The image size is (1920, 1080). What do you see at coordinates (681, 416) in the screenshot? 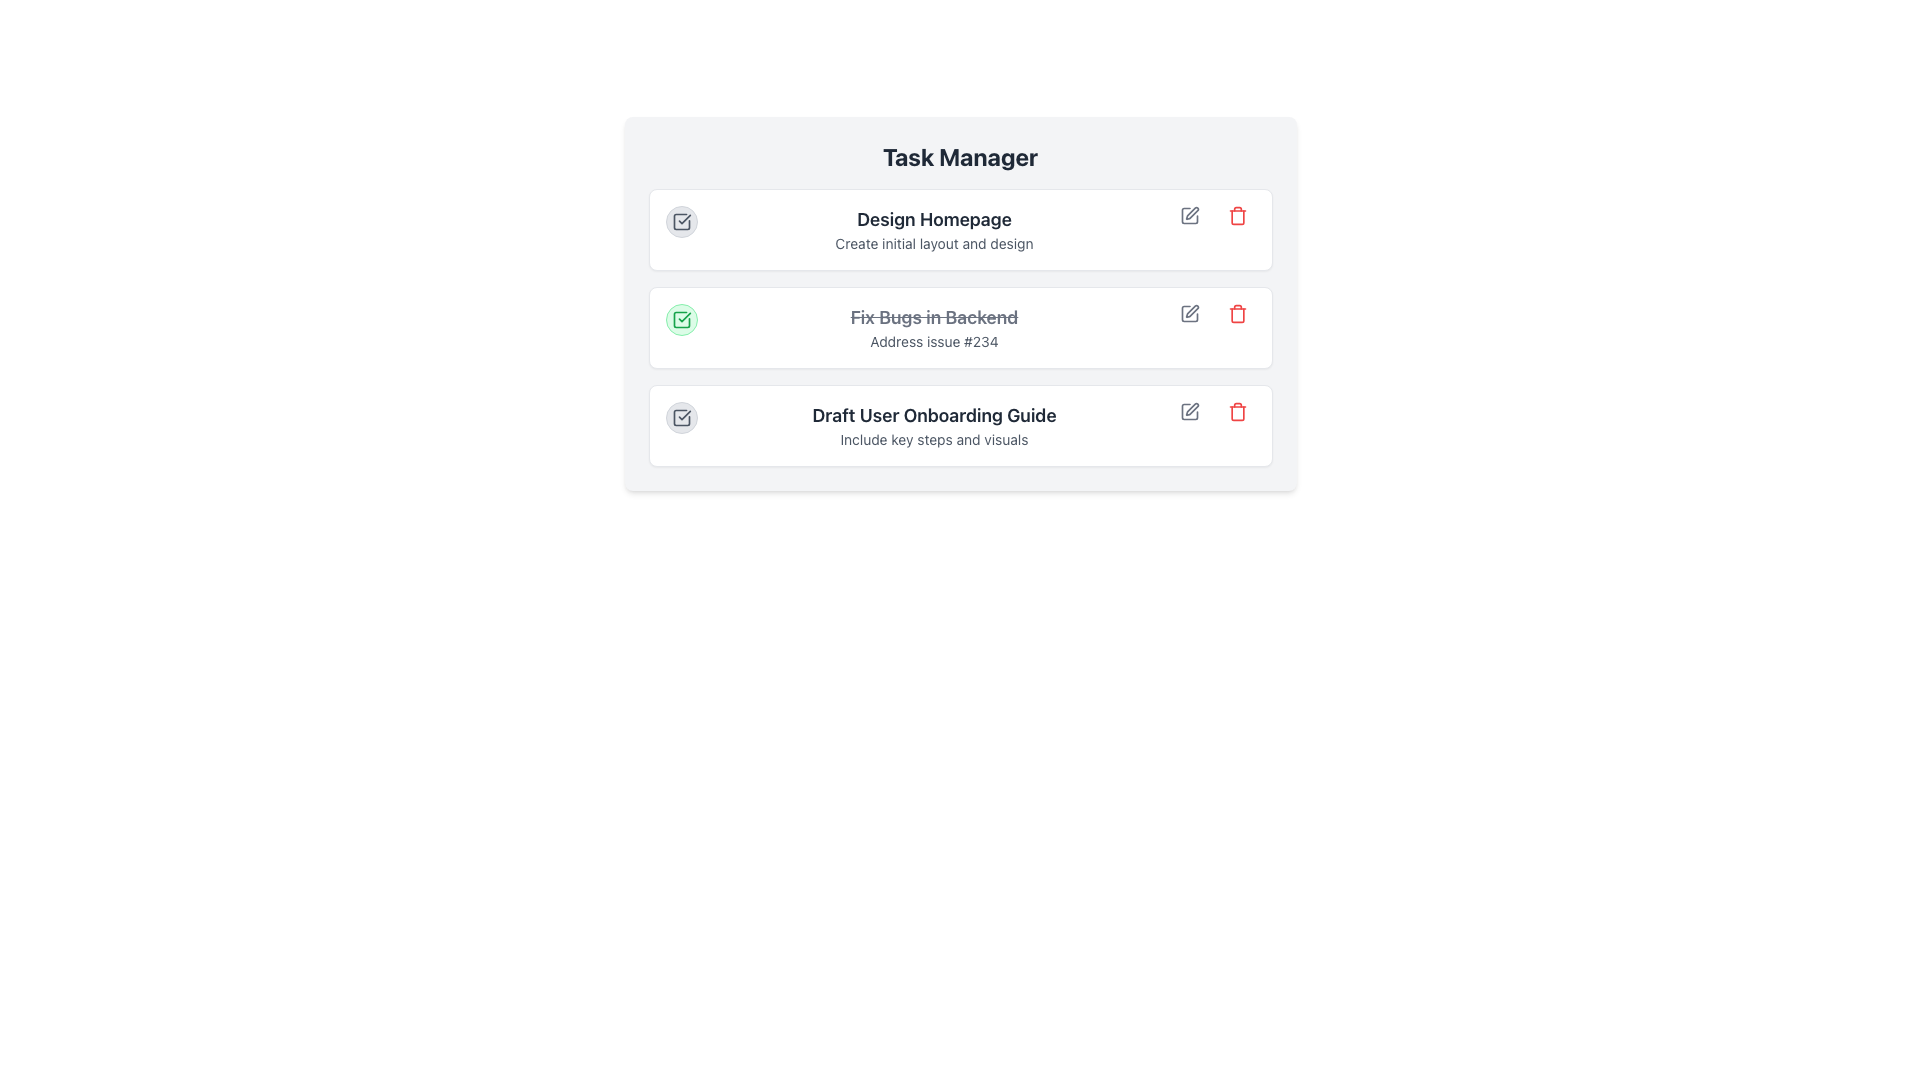
I see `the task completion status icon located to the left of the 'Draft User Onboarding Guide' task entry` at bounding box center [681, 416].